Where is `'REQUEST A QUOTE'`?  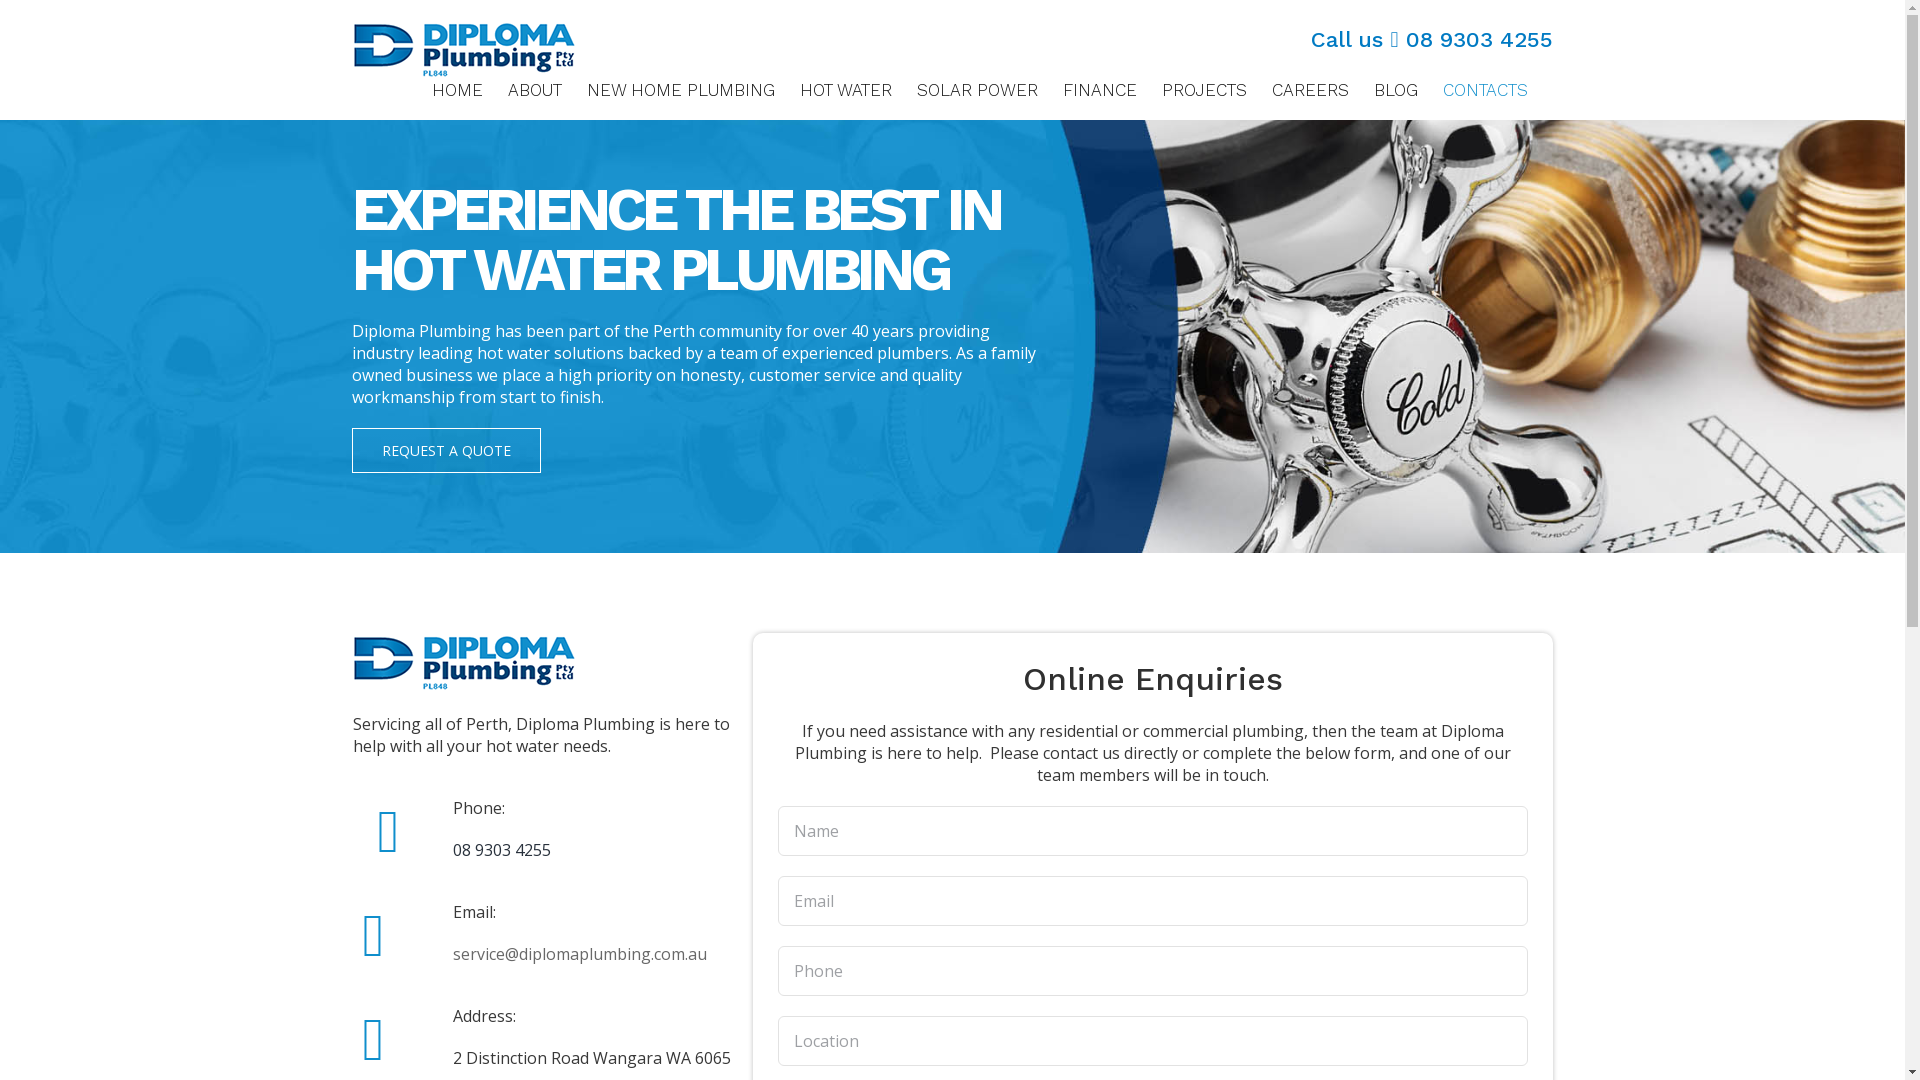 'REQUEST A QUOTE' is located at coordinates (445, 450).